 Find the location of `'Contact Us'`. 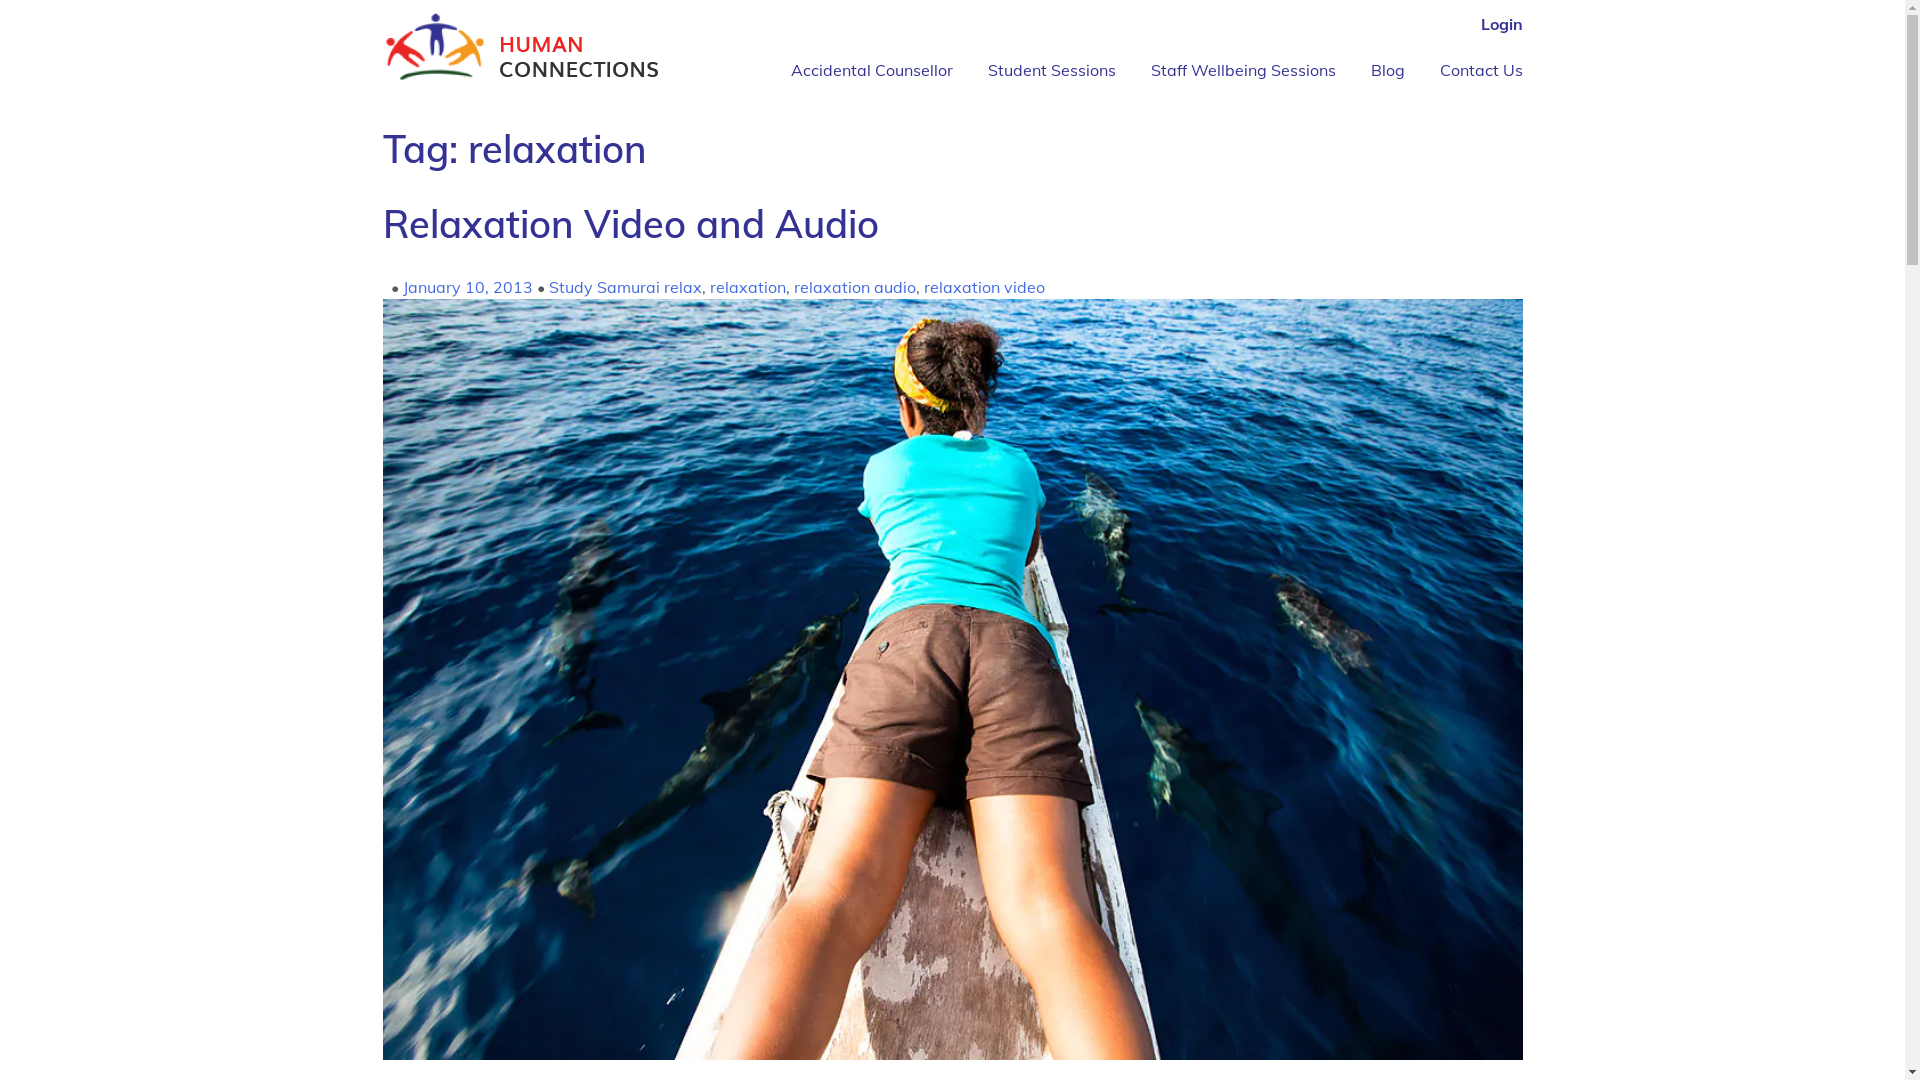

'Contact Us' is located at coordinates (1481, 68).